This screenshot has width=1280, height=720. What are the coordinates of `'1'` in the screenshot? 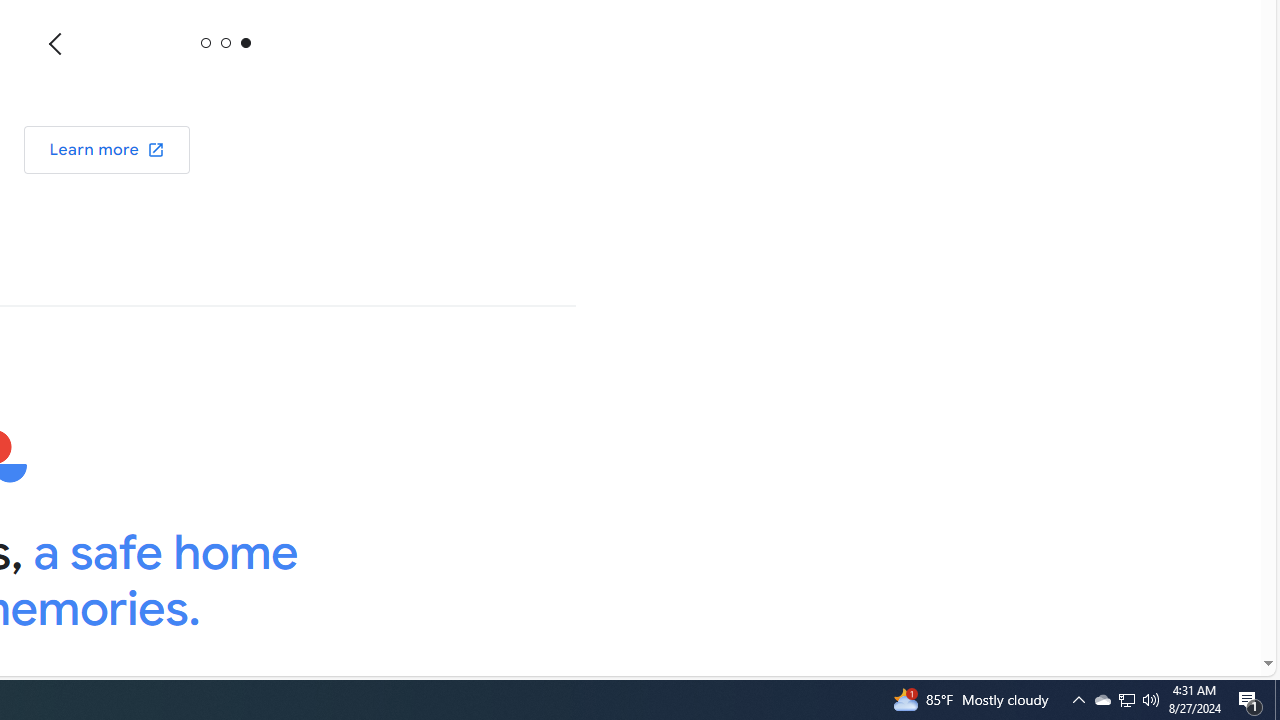 It's located at (225, 42).